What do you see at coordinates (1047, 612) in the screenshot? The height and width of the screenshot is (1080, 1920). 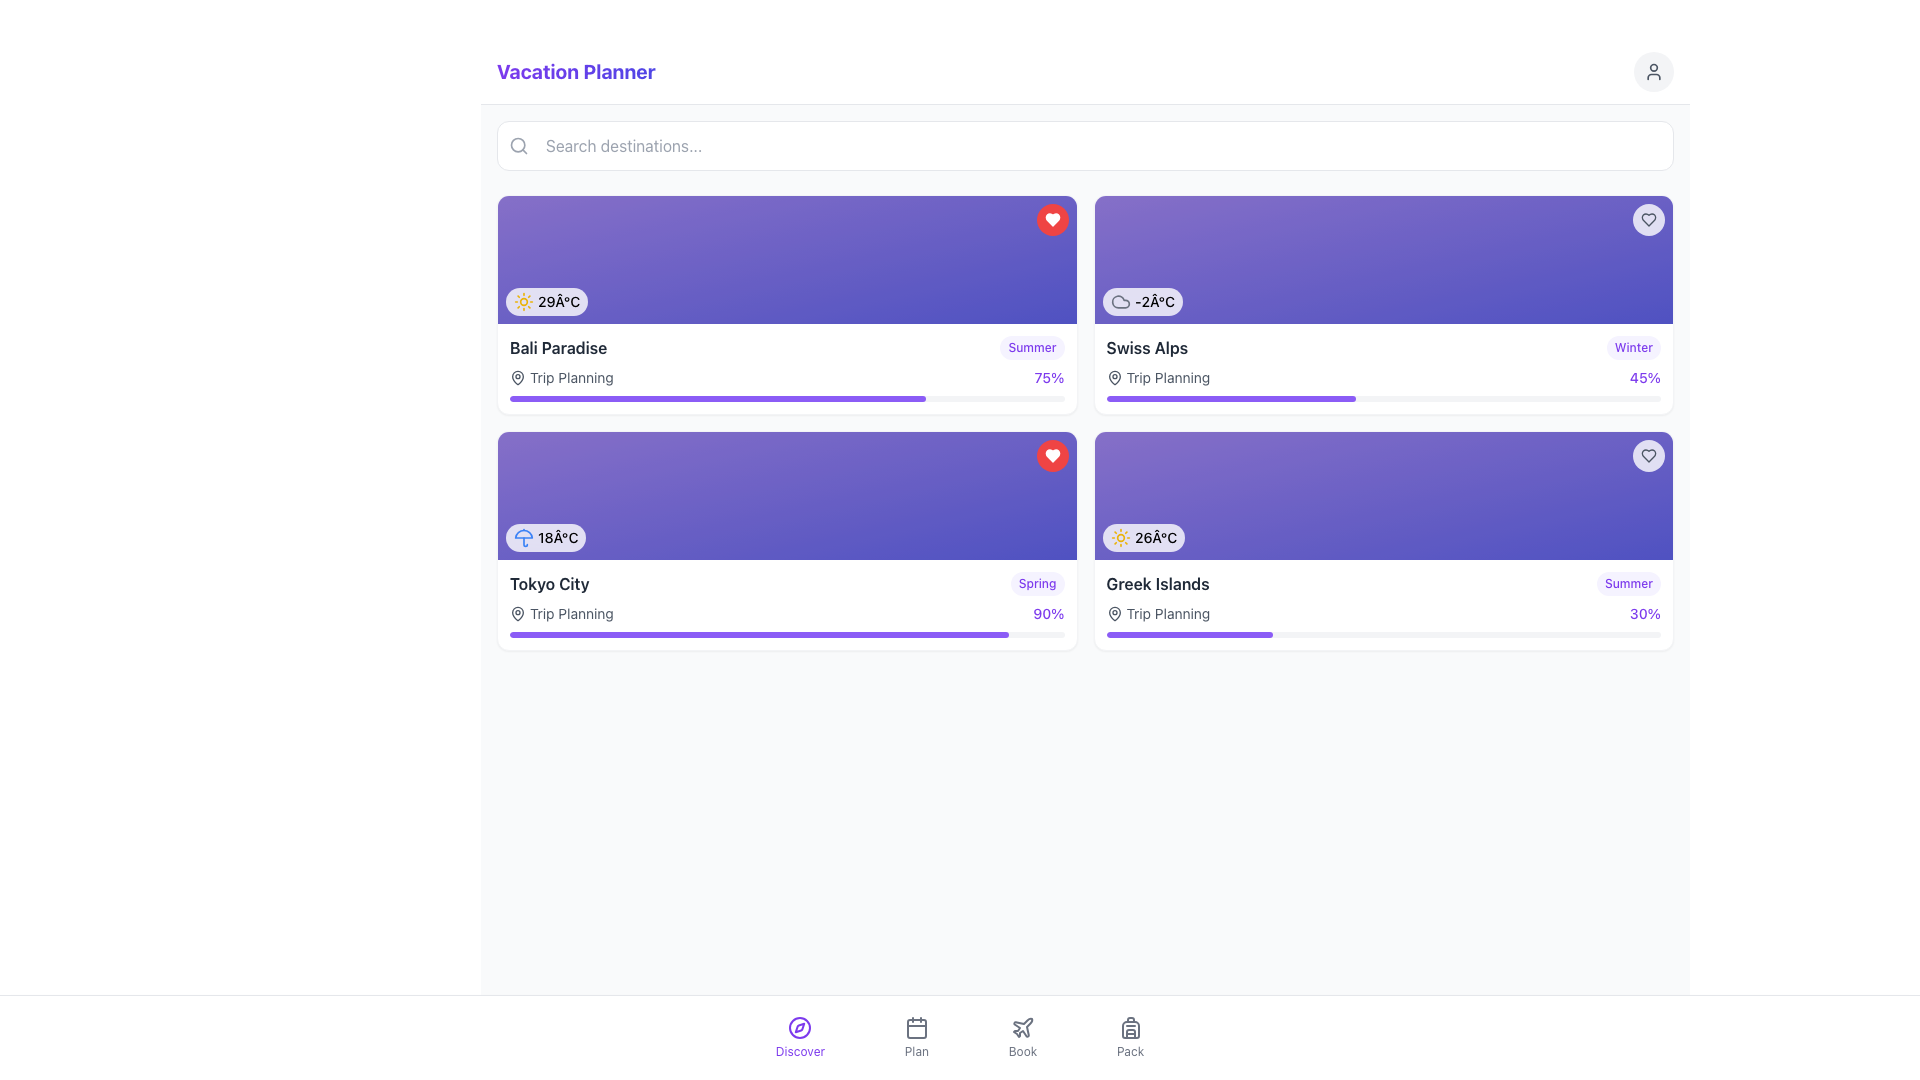 I see `the text '90%' displayed in a violet-colored font near the bottom-right corner of the 'Tokyo City' card layout` at bounding box center [1047, 612].